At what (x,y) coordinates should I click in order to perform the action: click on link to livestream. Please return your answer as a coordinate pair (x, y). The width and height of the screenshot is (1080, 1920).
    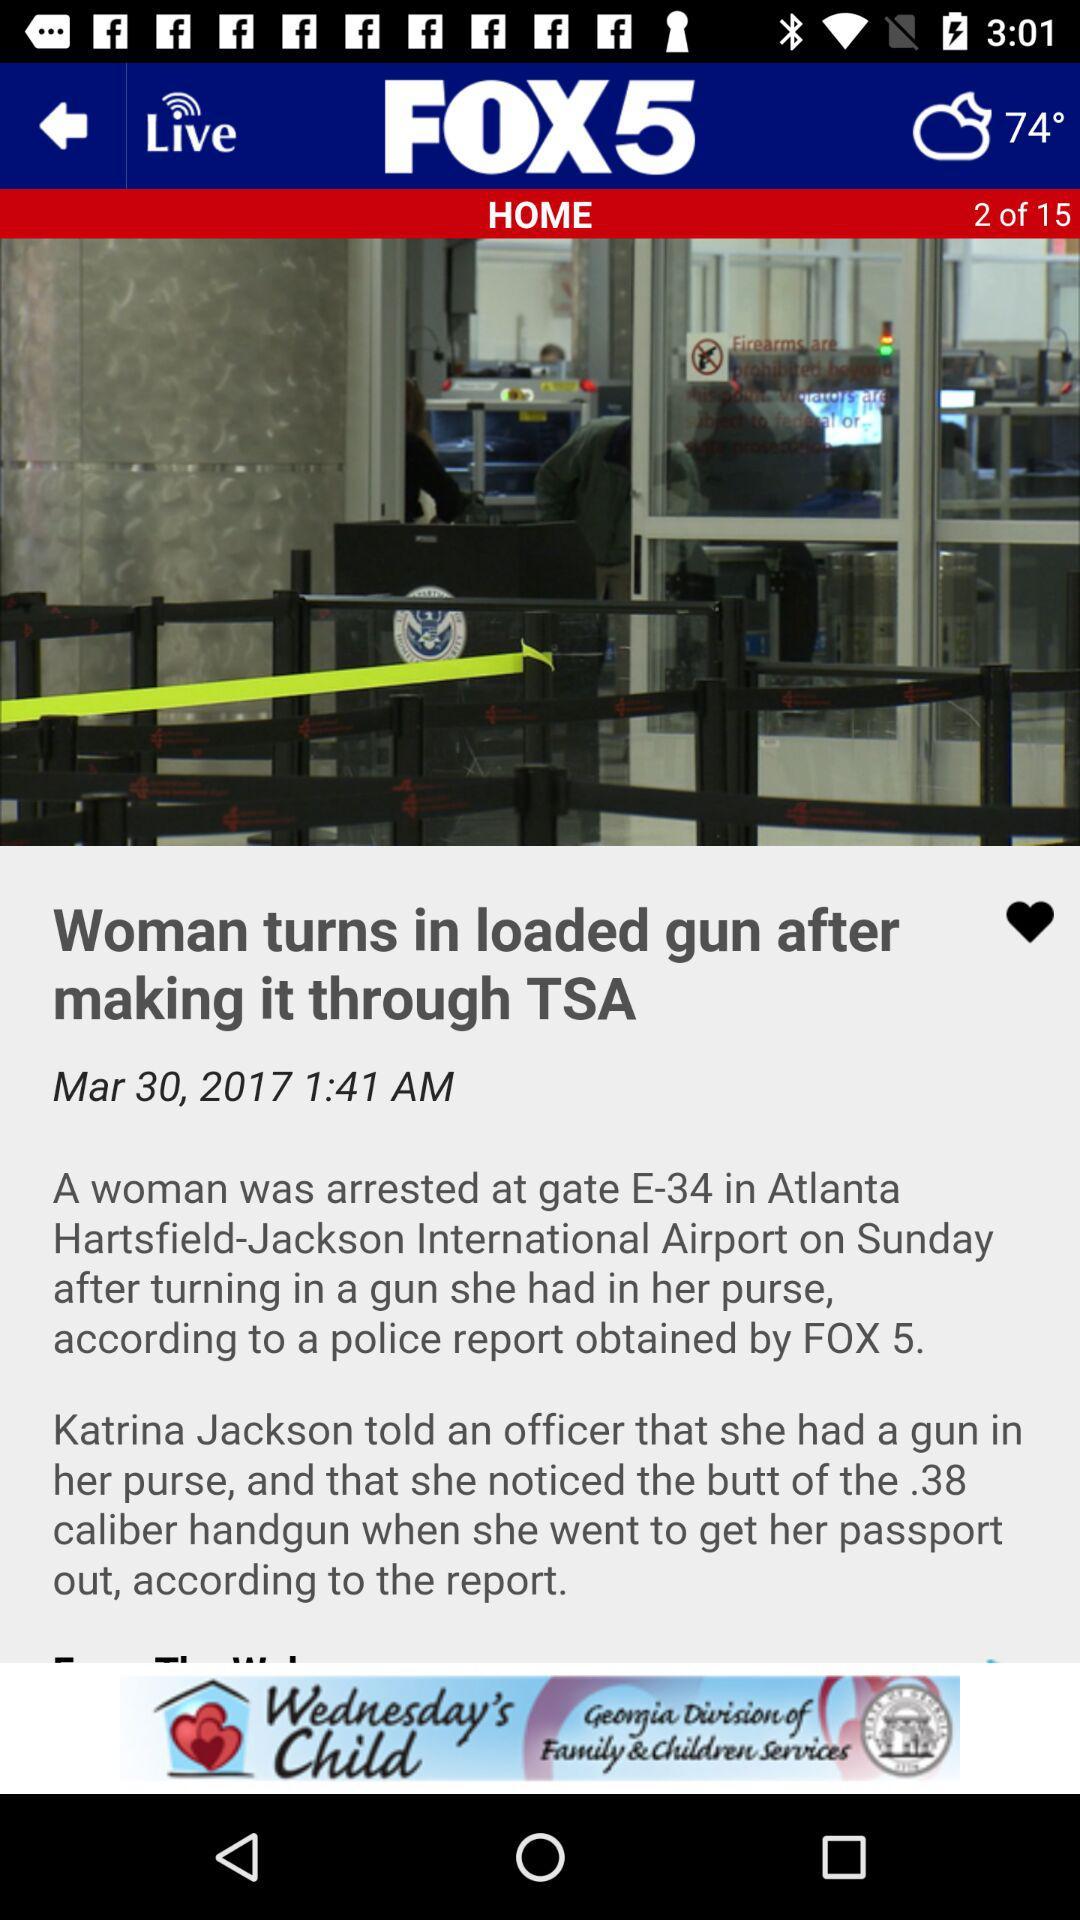
    Looking at the image, I should click on (189, 124).